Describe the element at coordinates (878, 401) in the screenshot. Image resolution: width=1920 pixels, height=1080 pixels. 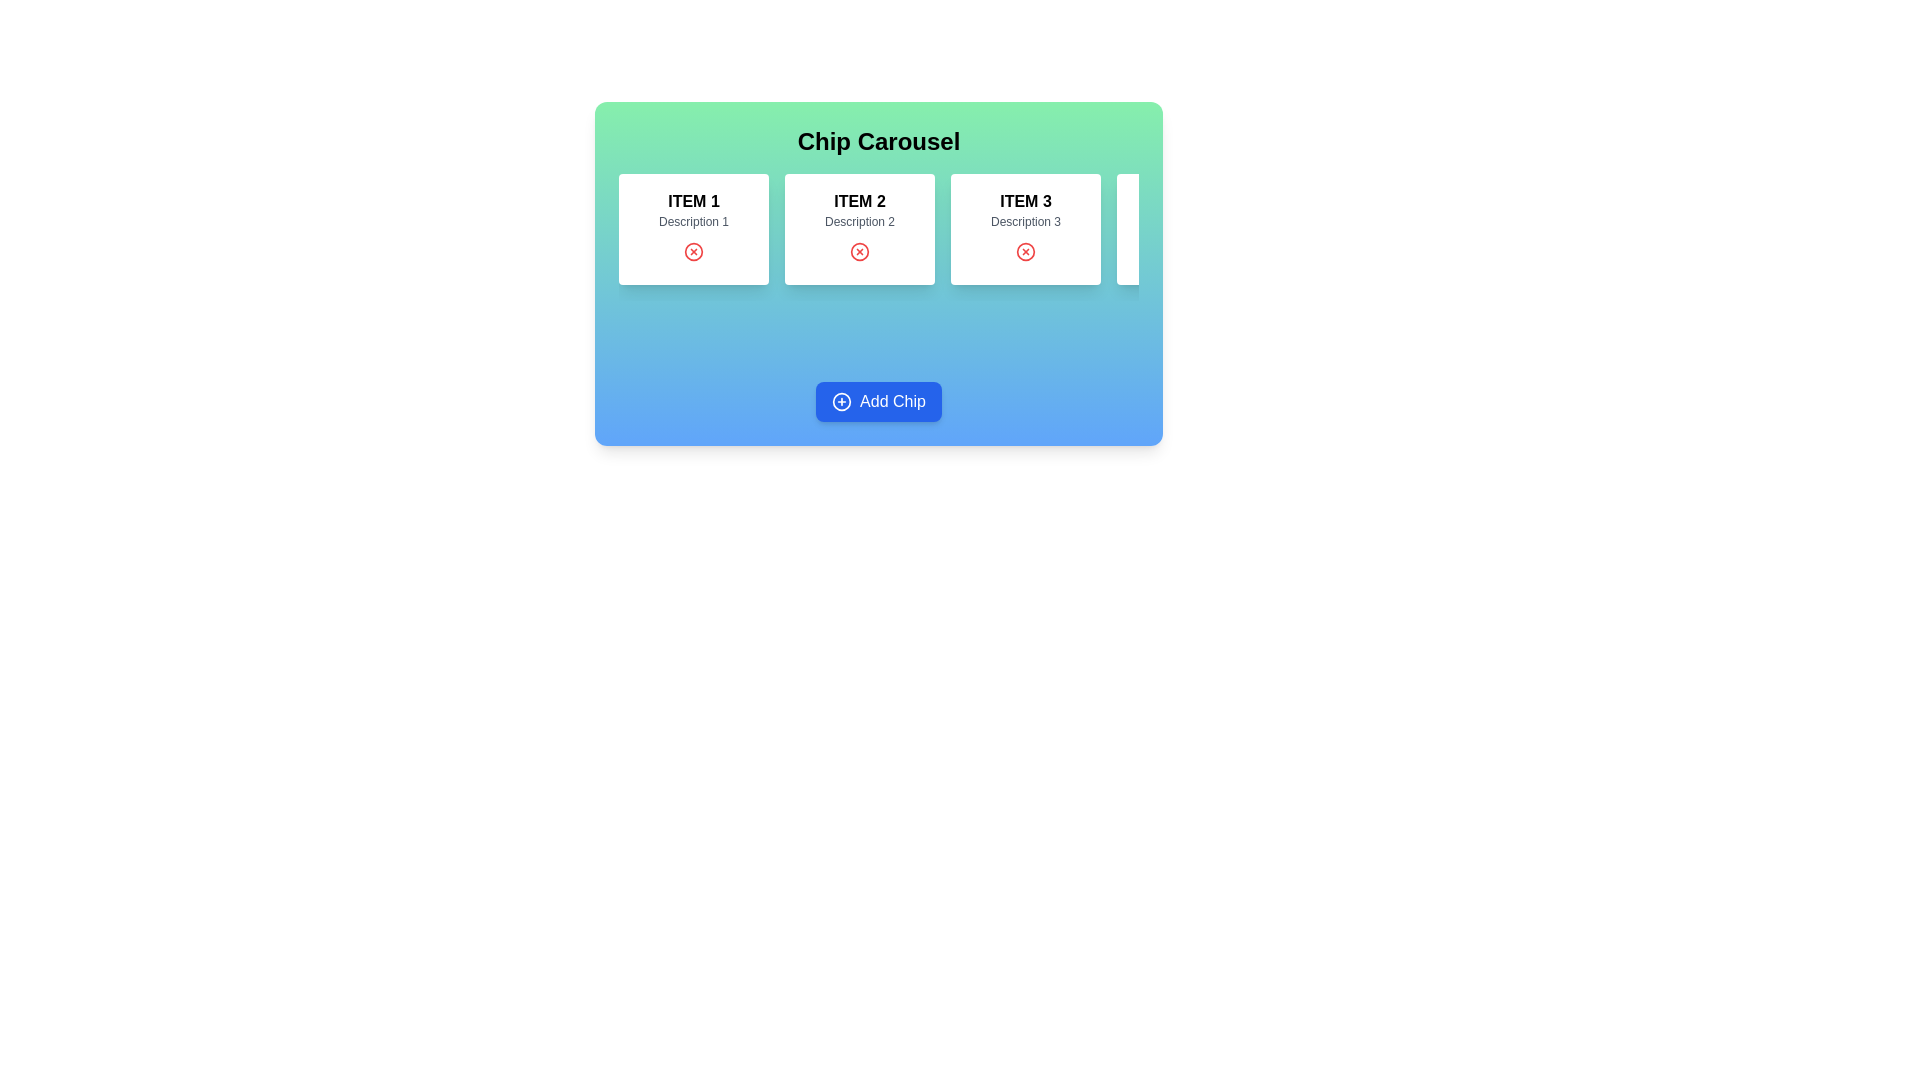
I see `the 'Add Chip' button to add a new chip to the carousel` at that location.